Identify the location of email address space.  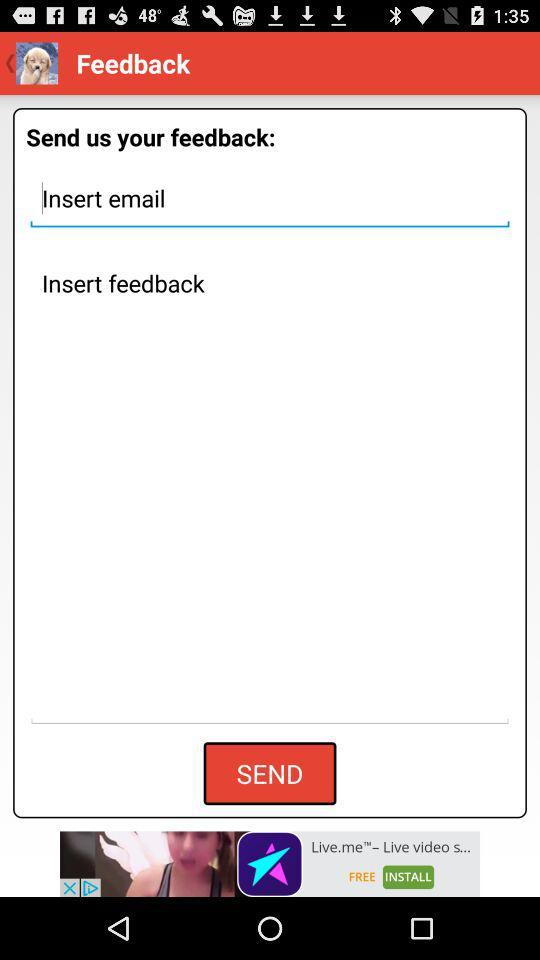
(270, 198).